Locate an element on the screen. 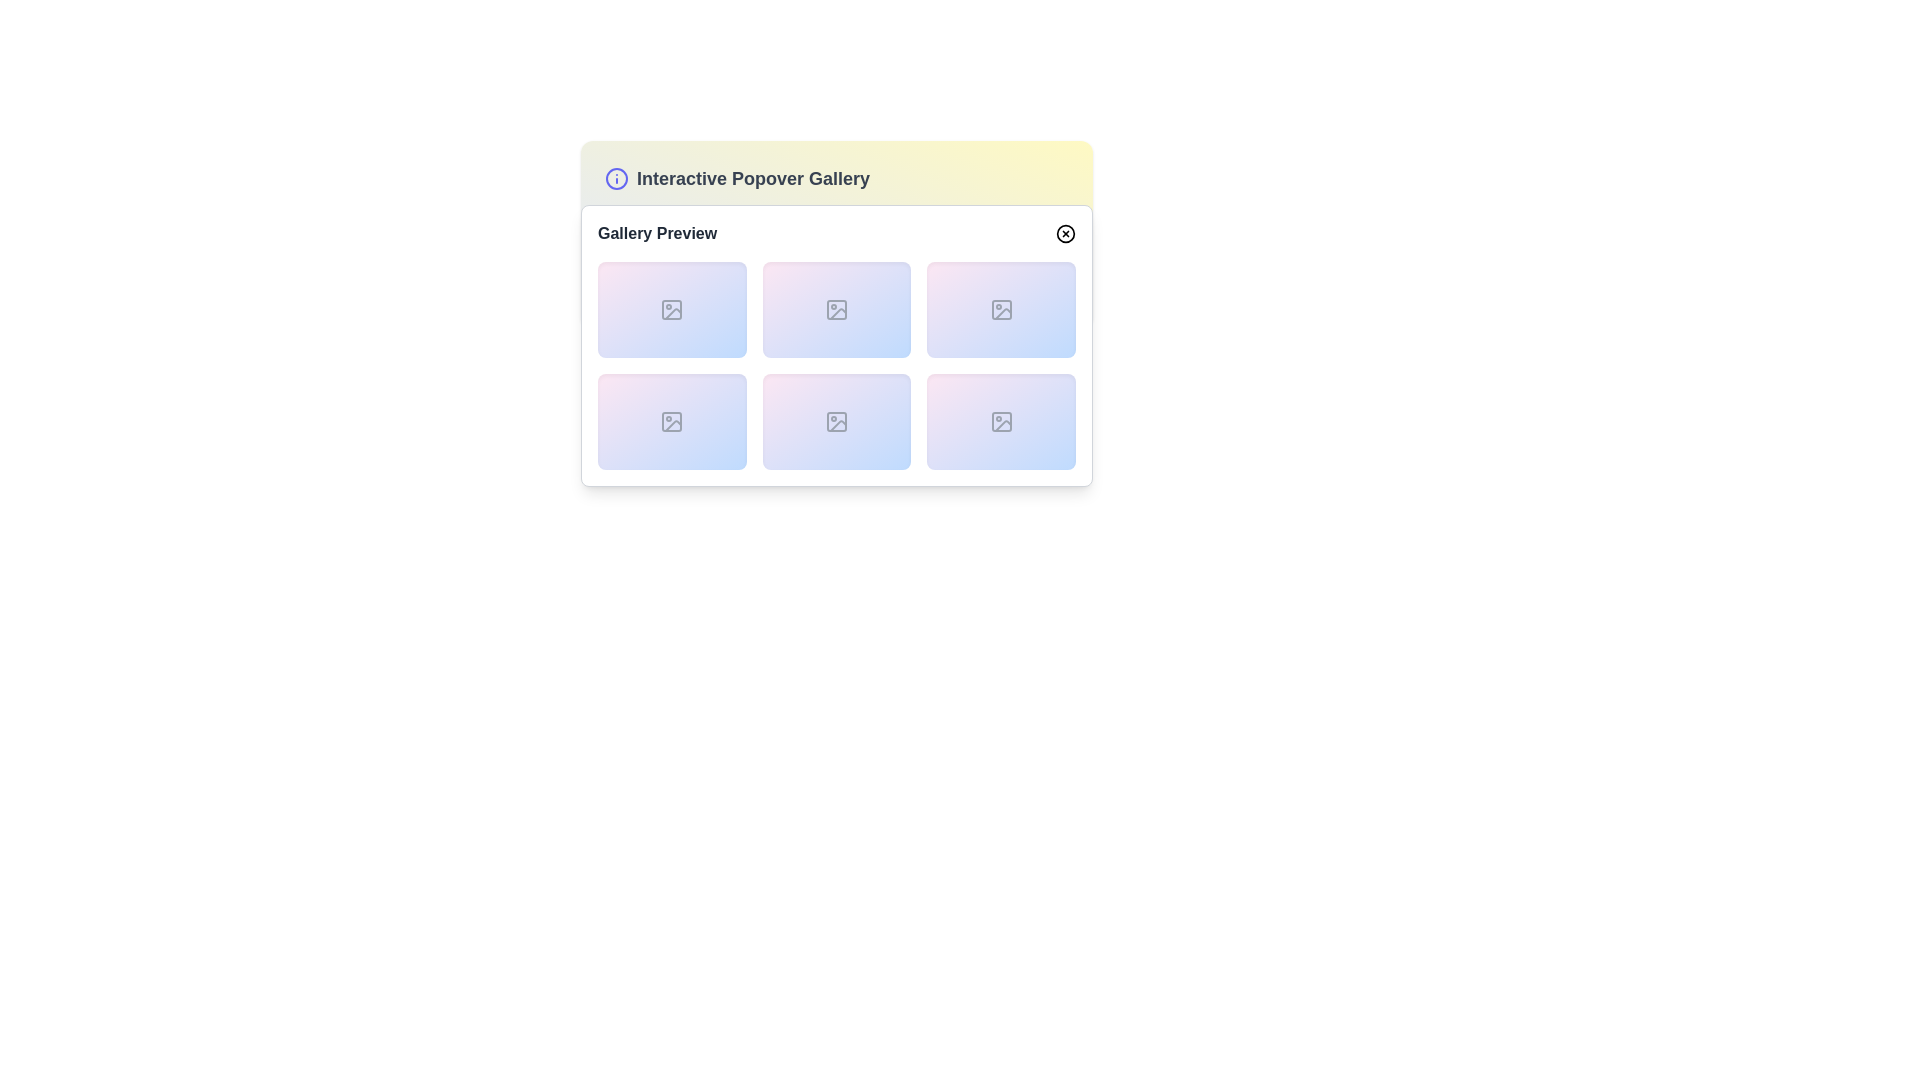 This screenshot has width=1920, height=1080. the SVG icon depicting a generic image outline located in the top-left quadrant of the grid layout is located at coordinates (672, 309).